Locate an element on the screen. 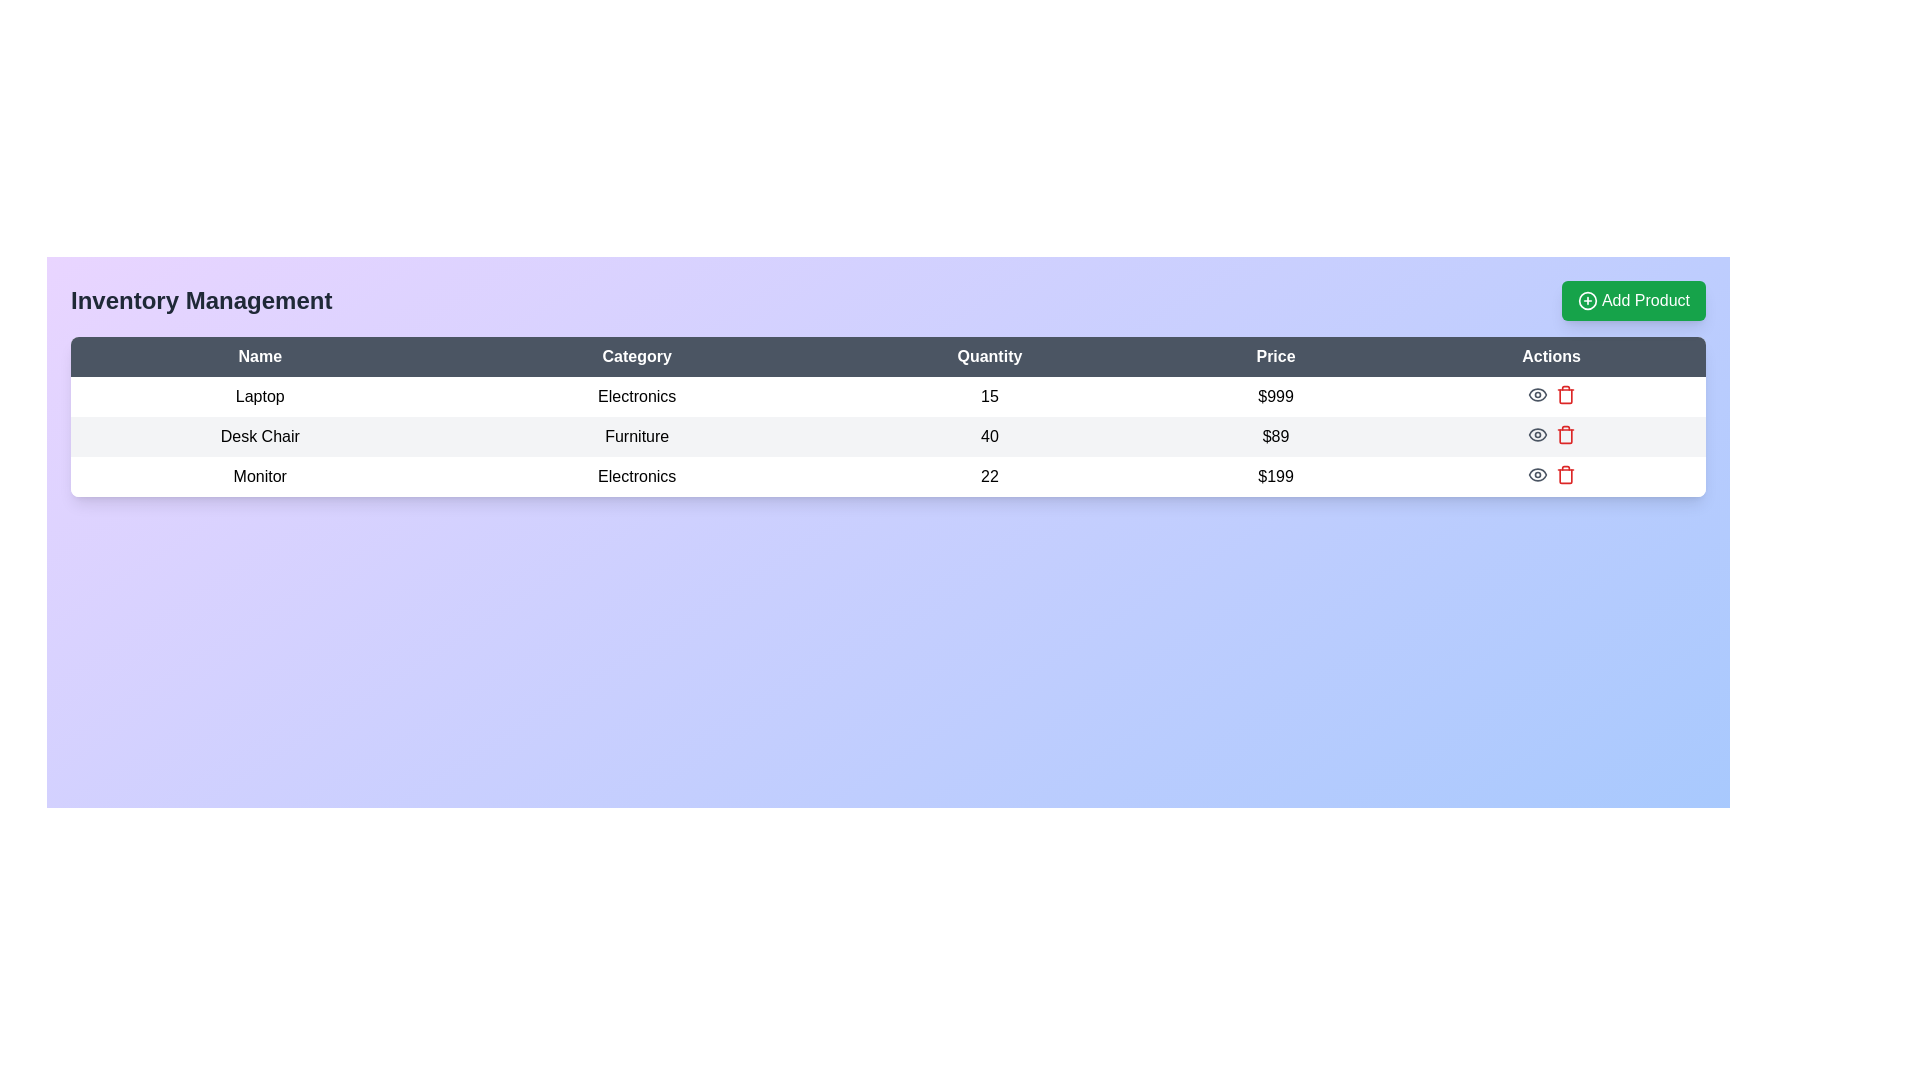  the 'Quantity' text label, which is a white text label on a dark gray background, centered in the header row of a table layout is located at coordinates (989, 356).